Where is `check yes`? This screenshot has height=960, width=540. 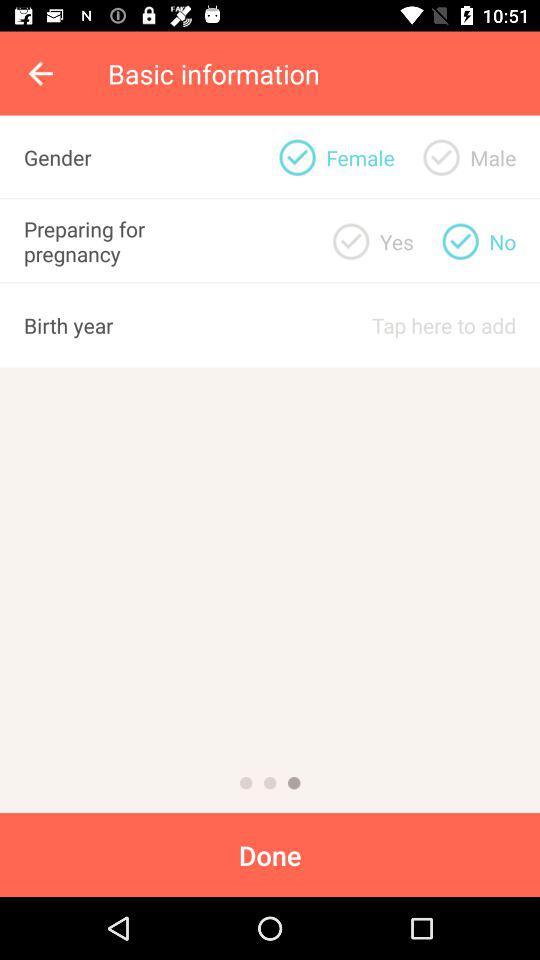
check yes is located at coordinates (350, 240).